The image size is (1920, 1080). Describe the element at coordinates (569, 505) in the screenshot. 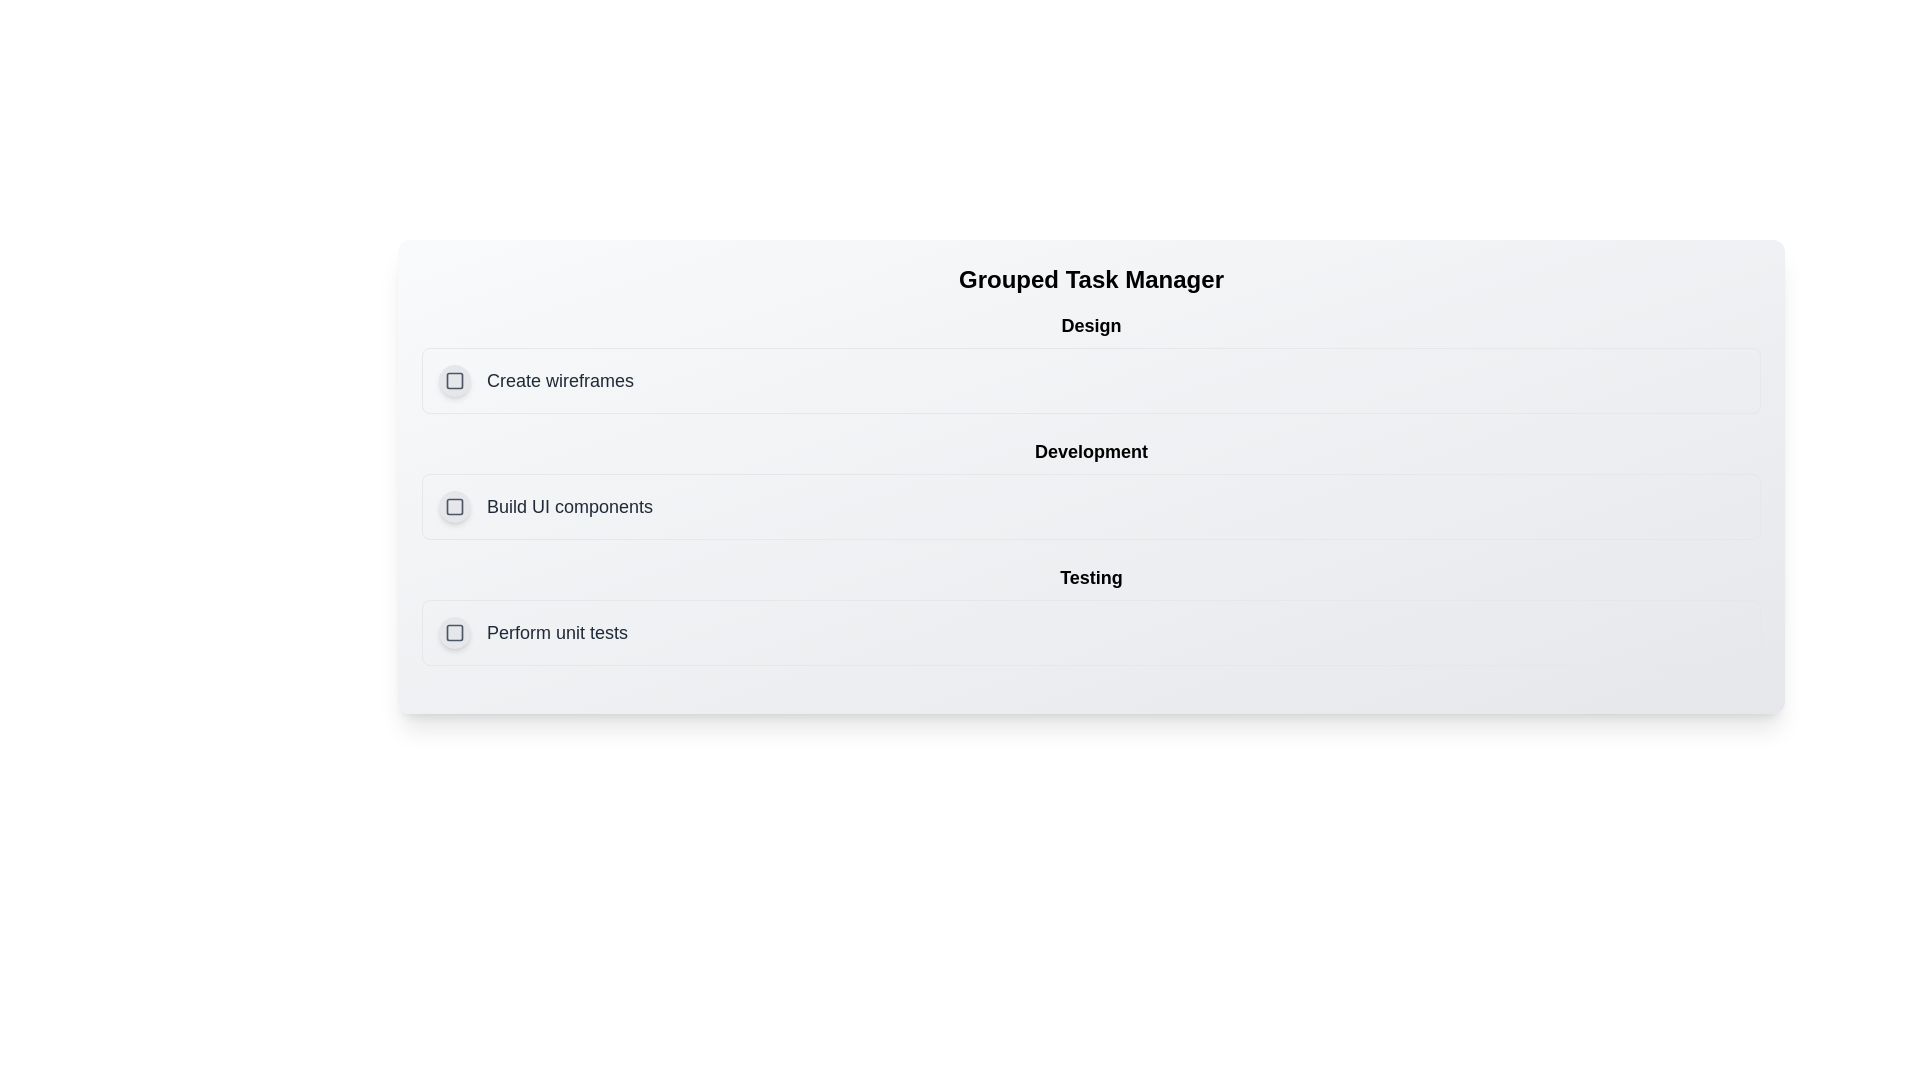

I see `text label that describes the task 'Build UI components' within the 'Development' section of the task manager interface, located between 'Create wireframes' and 'Perform unit tests'` at that location.